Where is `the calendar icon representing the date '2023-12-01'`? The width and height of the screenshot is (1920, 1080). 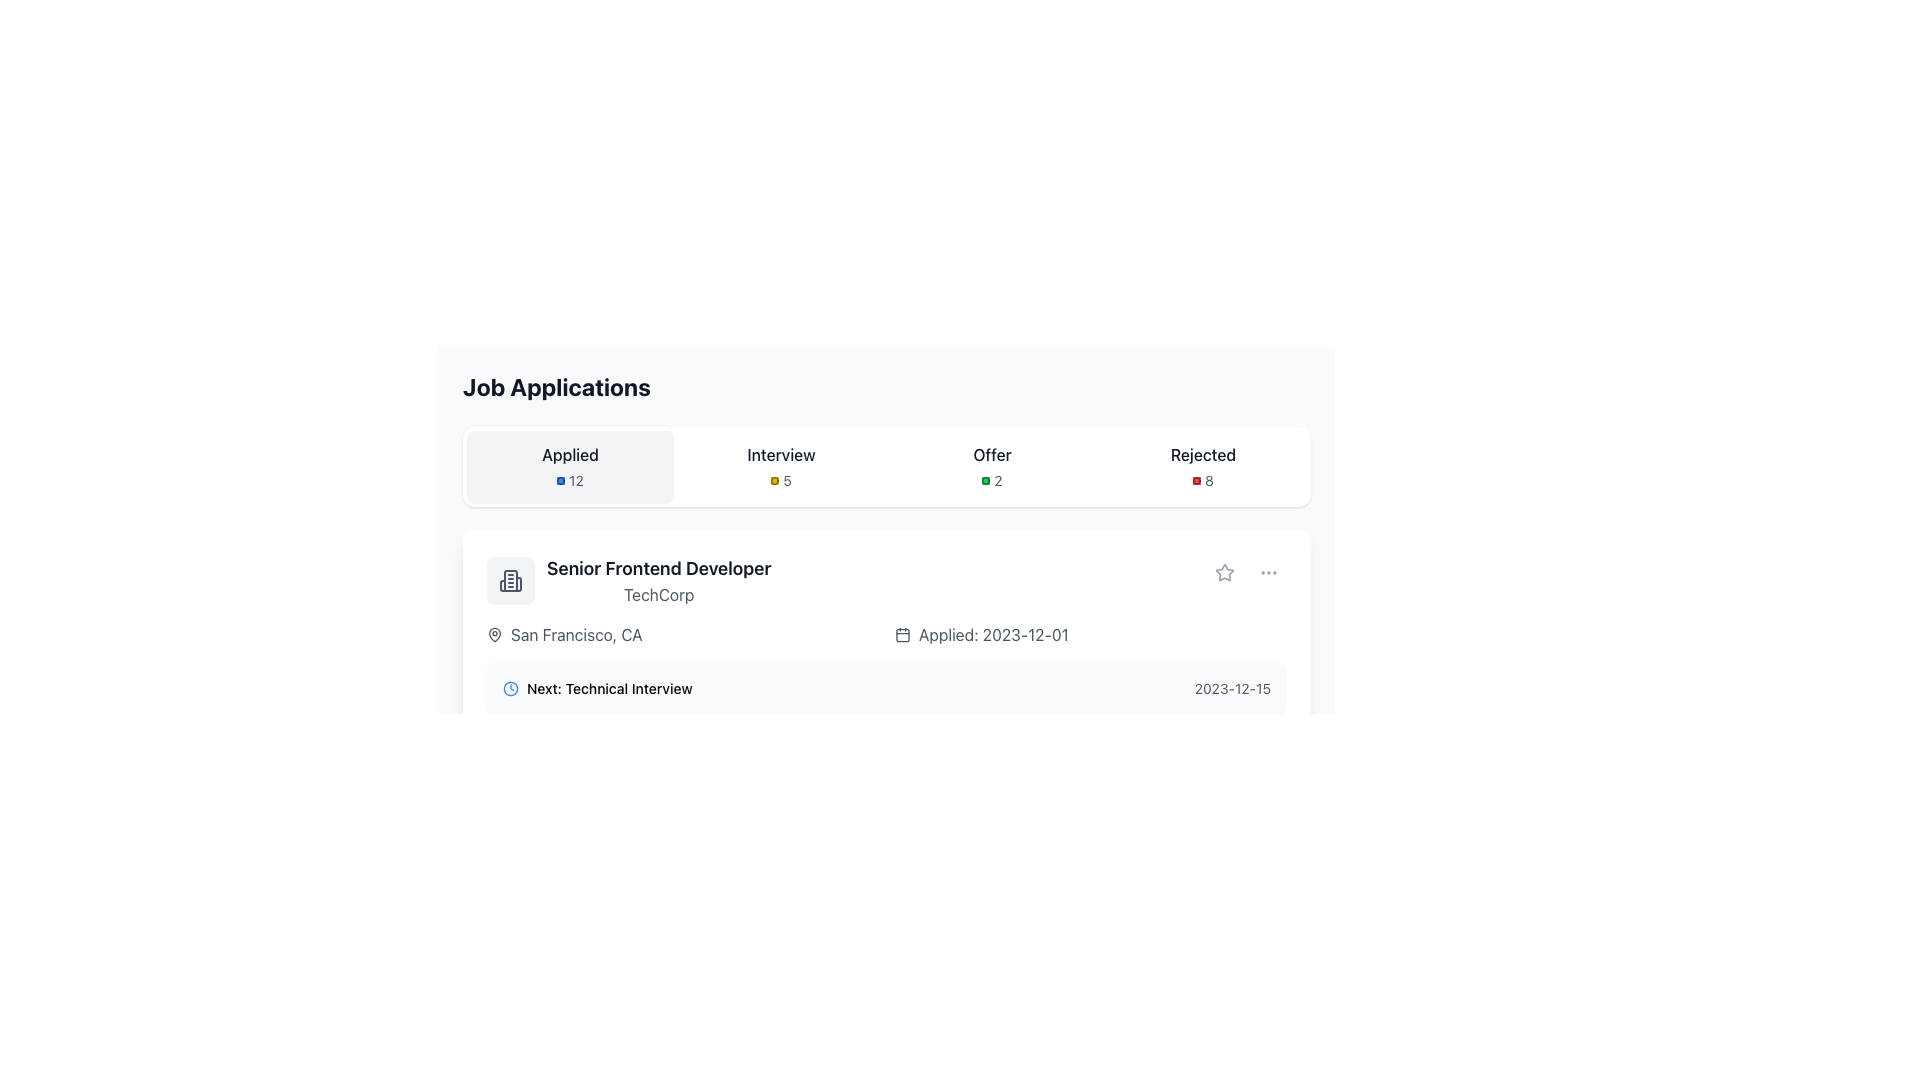
the calendar icon representing the date '2023-12-01' is located at coordinates (901, 635).